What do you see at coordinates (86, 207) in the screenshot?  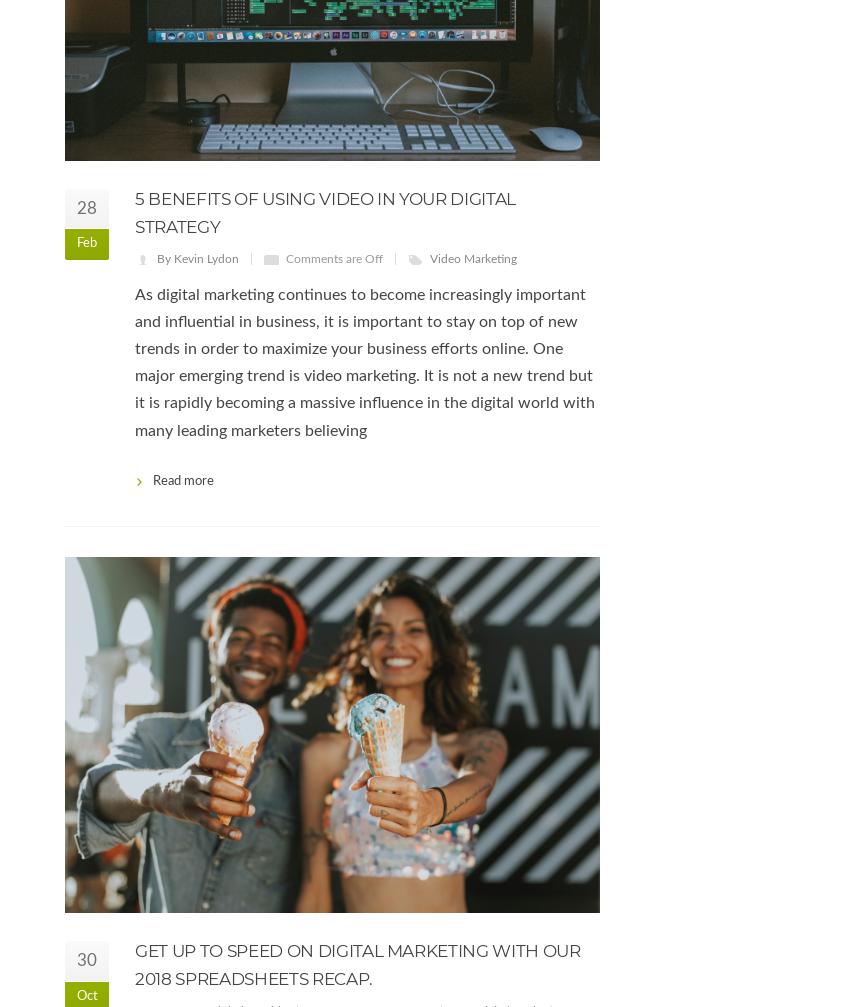 I see `'28'` at bounding box center [86, 207].